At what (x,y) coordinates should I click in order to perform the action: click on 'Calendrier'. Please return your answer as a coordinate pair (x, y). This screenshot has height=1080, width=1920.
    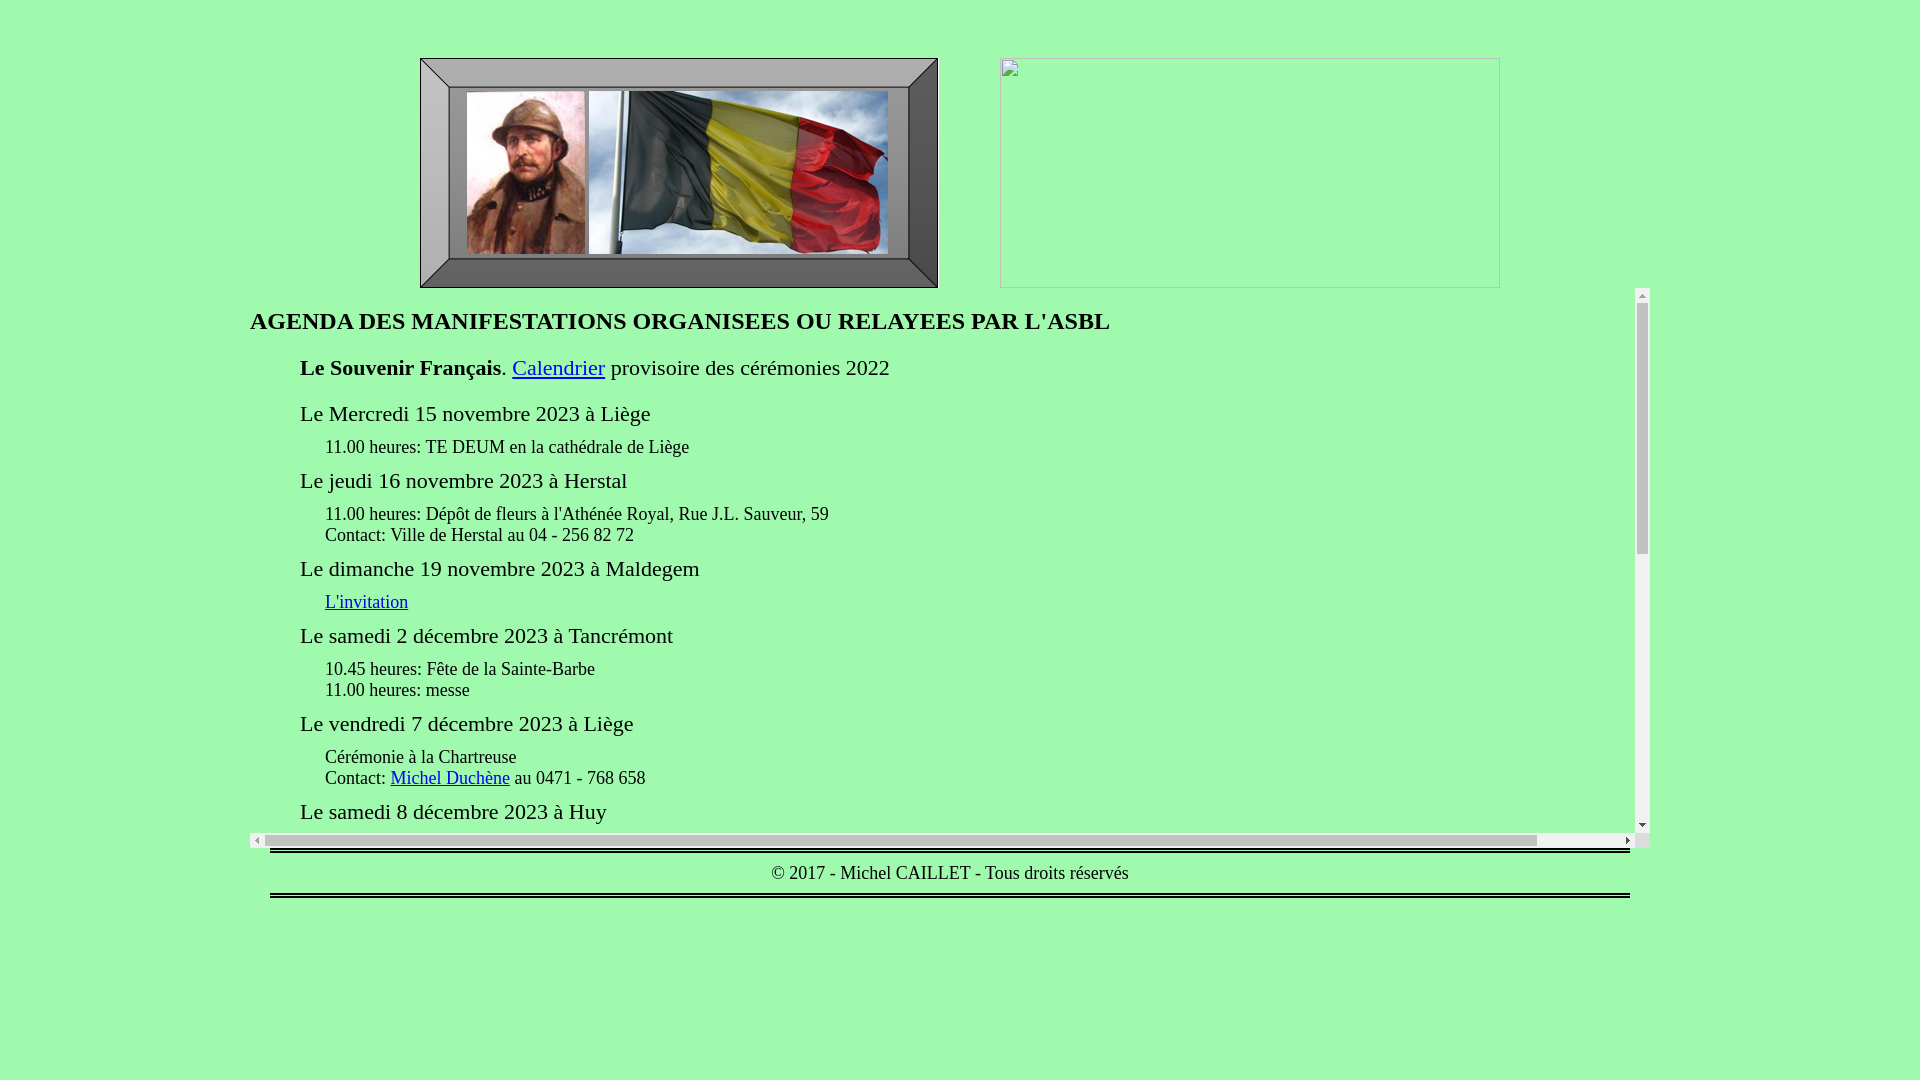
    Looking at the image, I should click on (558, 367).